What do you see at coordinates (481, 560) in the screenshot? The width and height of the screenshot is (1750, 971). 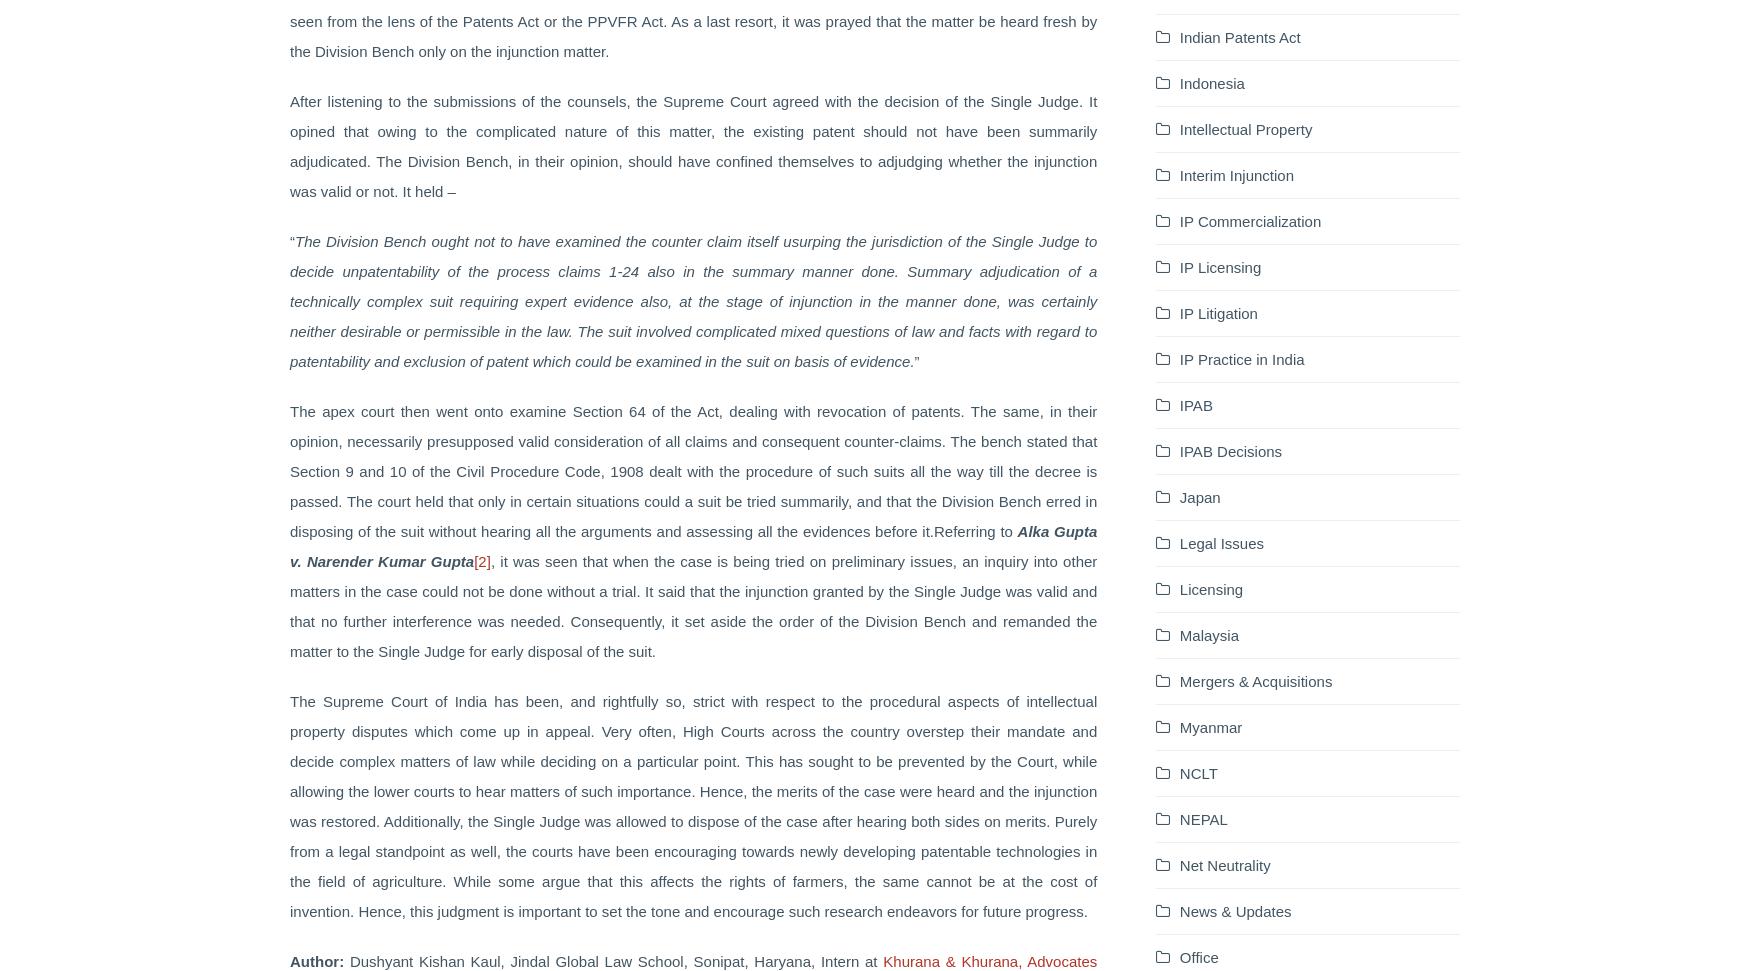 I see `'[2]'` at bounding box center [481, 560].